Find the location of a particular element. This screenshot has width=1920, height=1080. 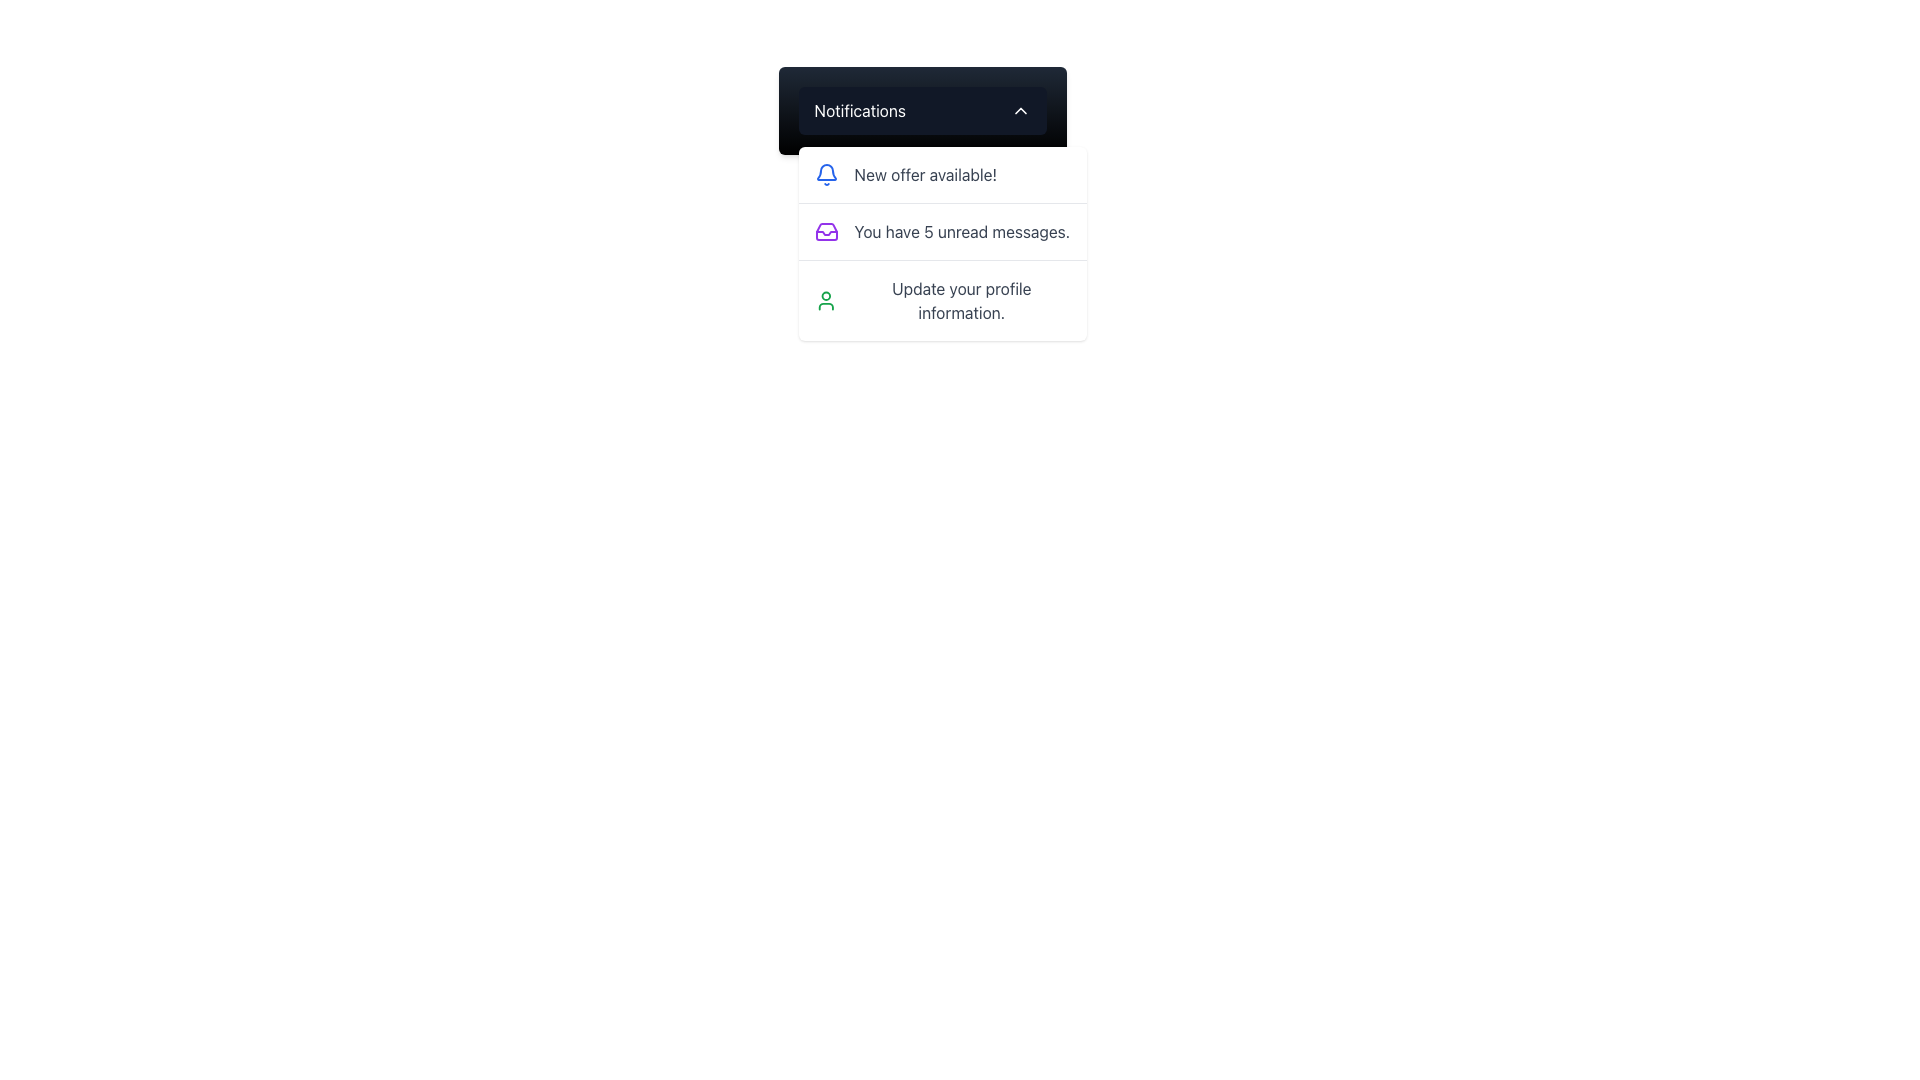

the decorative element of the purple-colored inbox icon that indicates the notification message, located below the 'Notifications' heading and next to 'You have 5 unread messages.' is located at coordinates (826, 232).